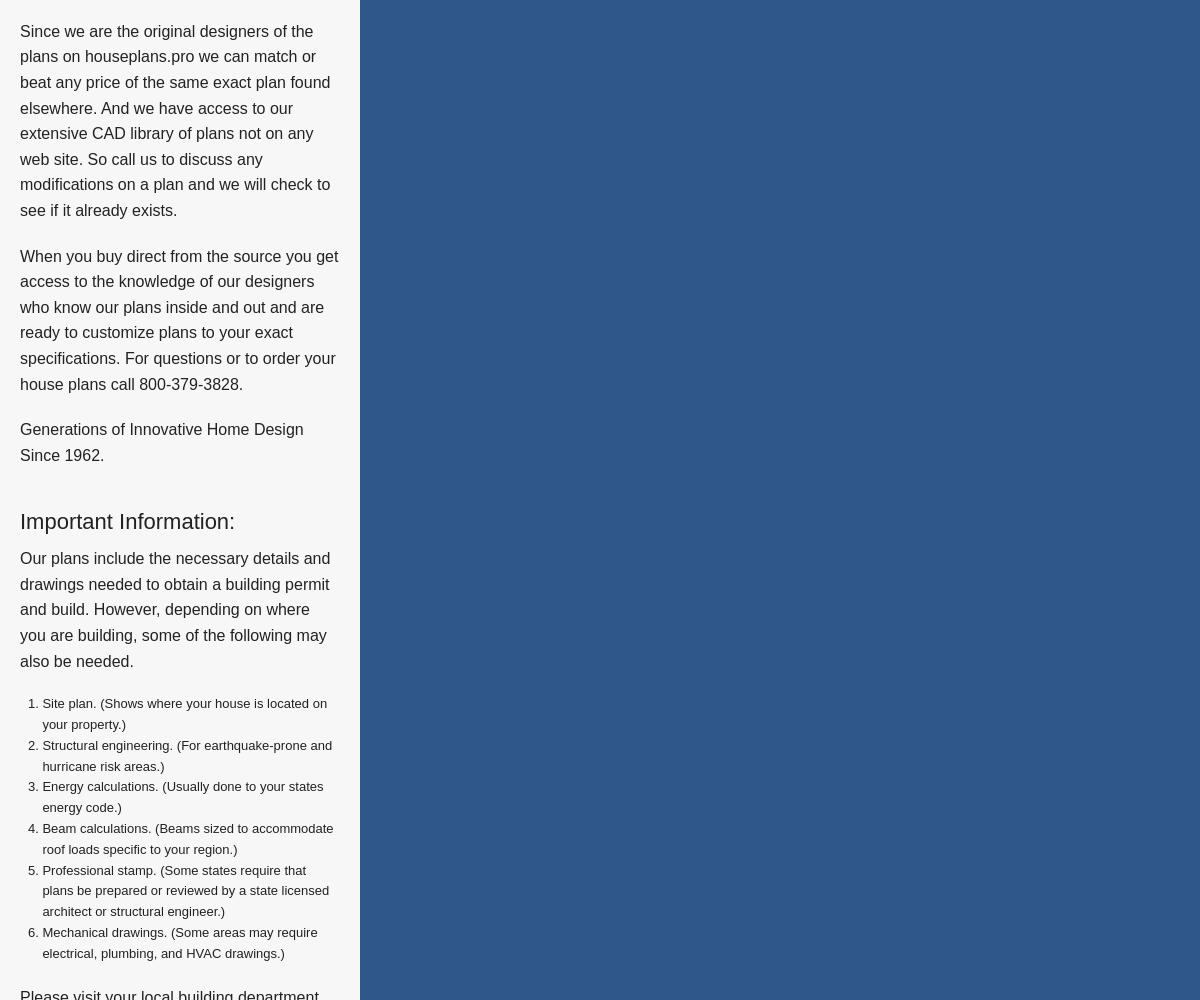 This screenshot has width=1200, height=1000. I want to click on 'When you buy direct from the source you get access to the knowledge of our designers who know our plans inside and out and are ready to customize plans to your exact specifications. For questions or to order your house plans call 800-379-3828.', so click(20, 318).